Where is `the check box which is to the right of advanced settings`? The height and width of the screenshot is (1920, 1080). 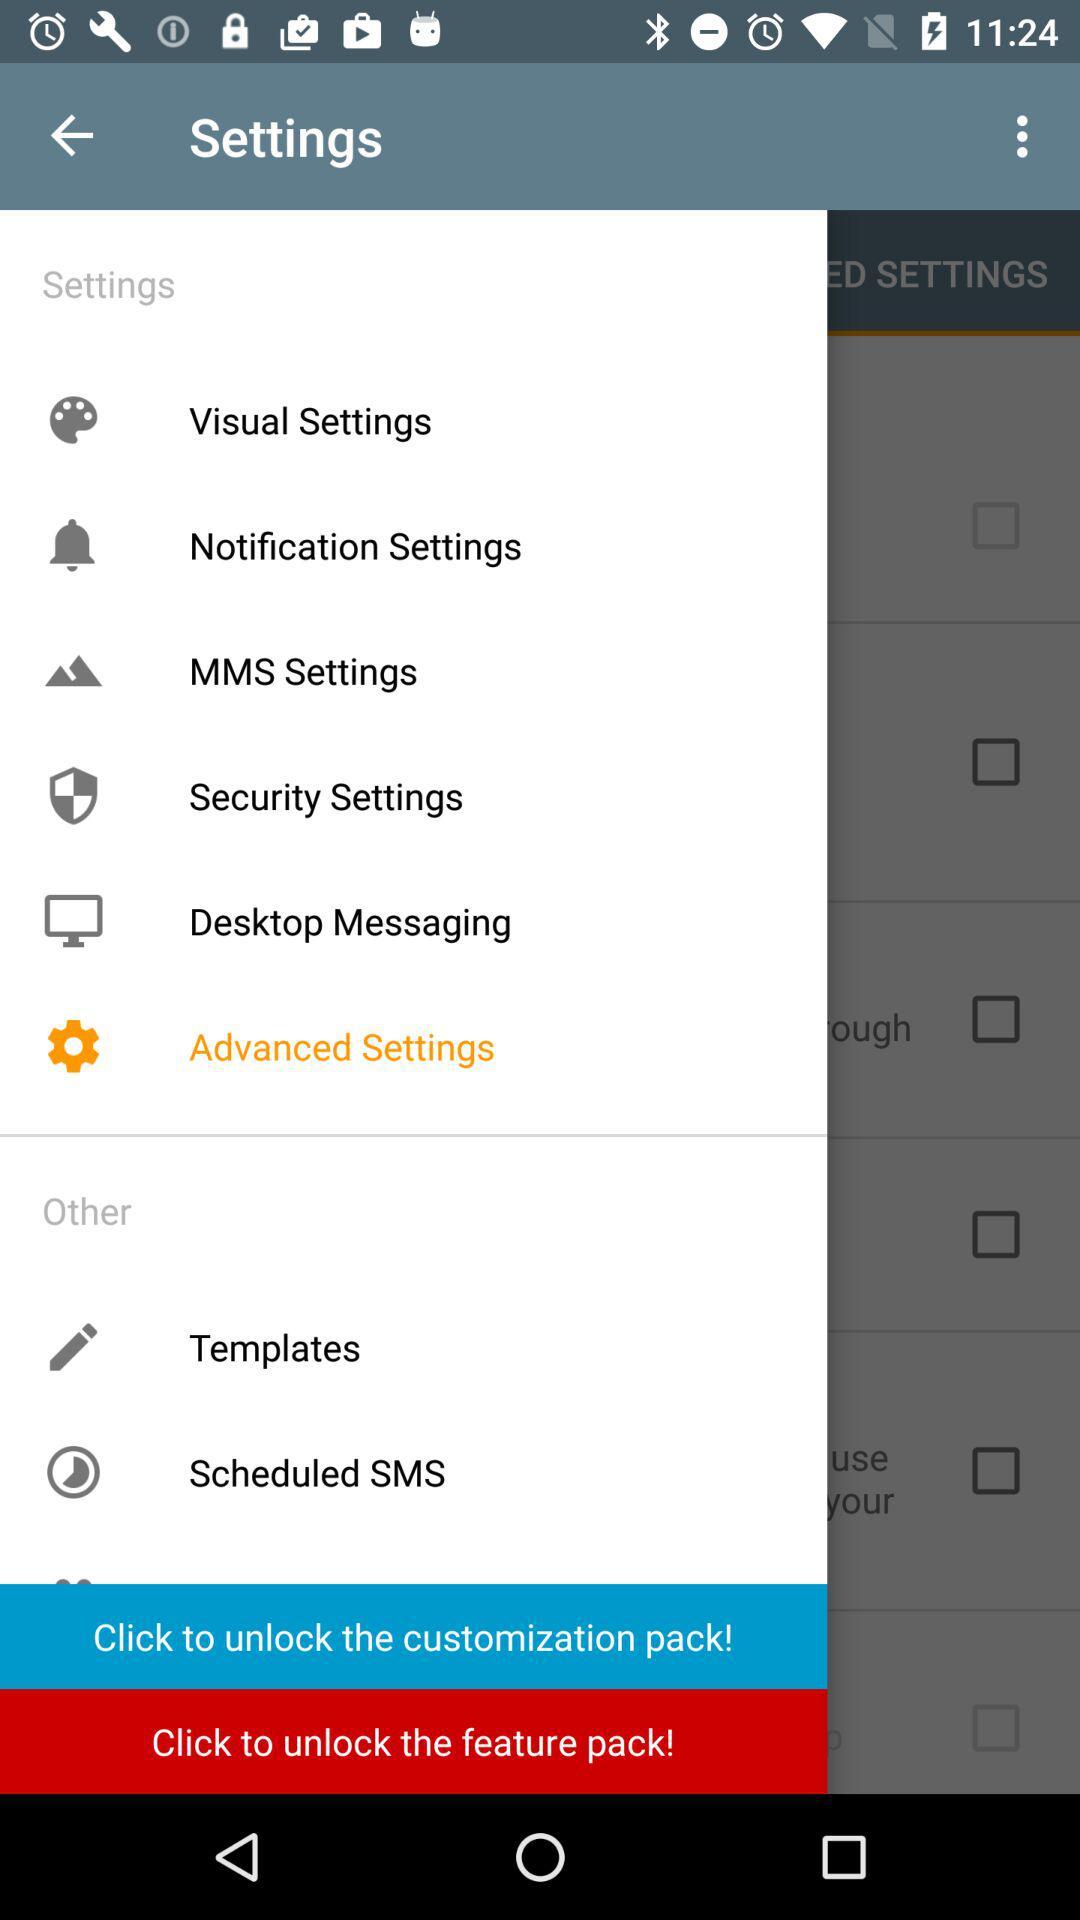 the check box which is to the right of advanced settings is located at coordinates (995, 1018).